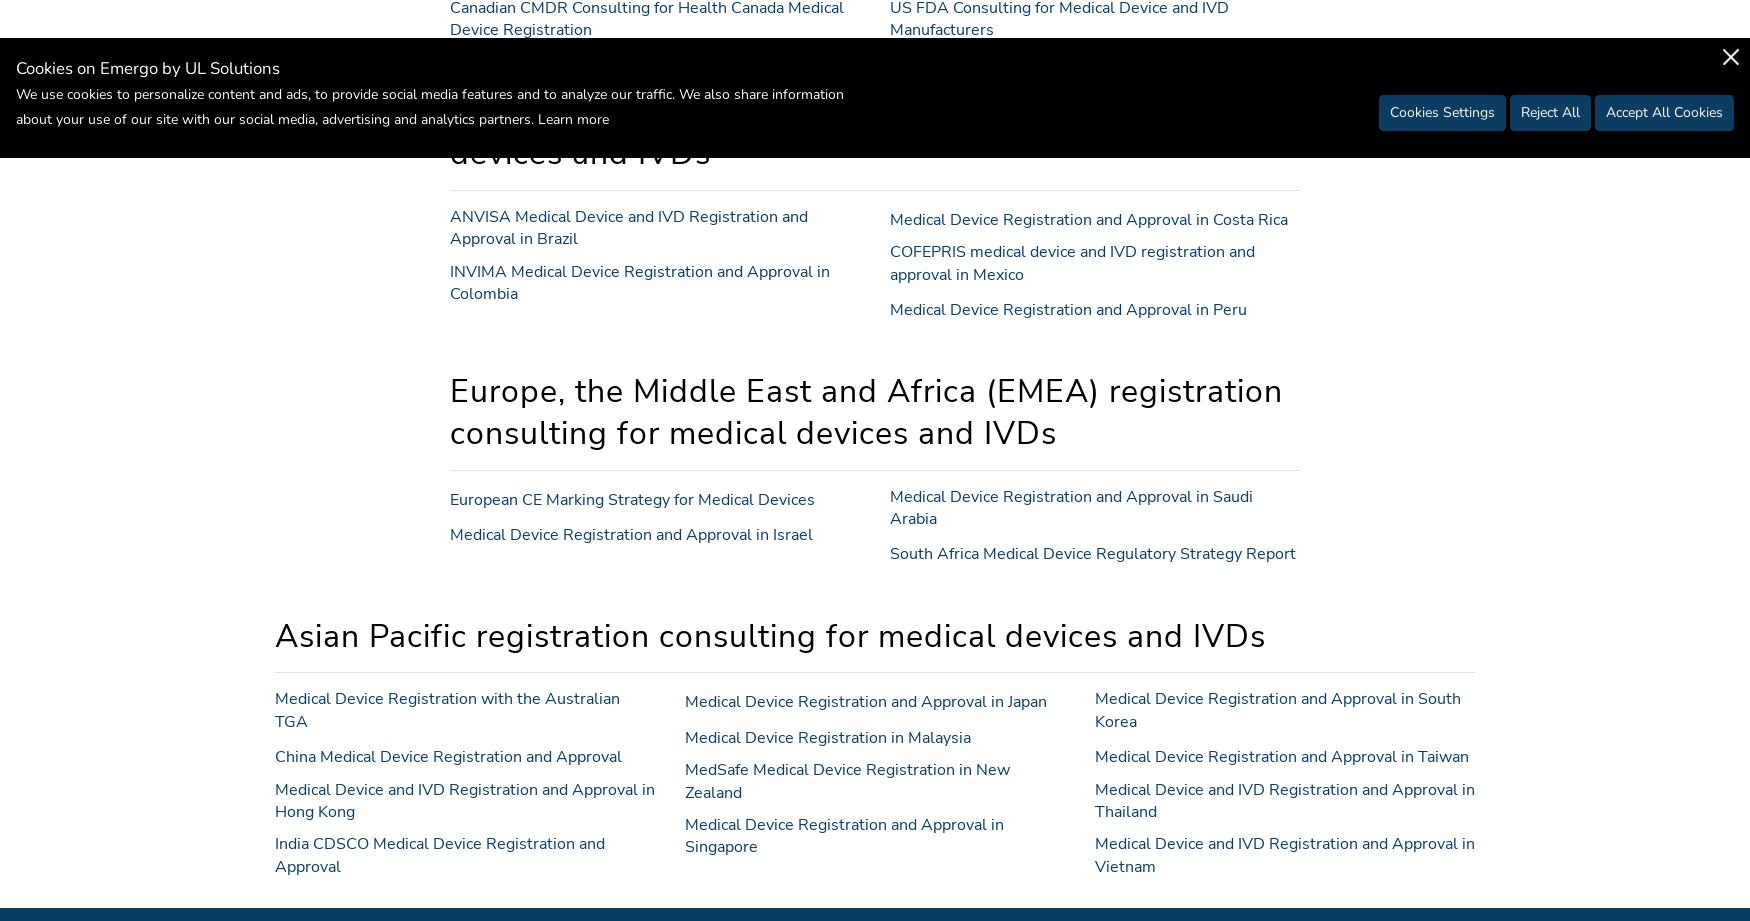 The height and width of the screenshot is (921, 1750). Describe the element at coordinates (273, 635) in the screenshot. I see `'Asian Pacific registration consulting for medical devices and IVDs'` at that location.